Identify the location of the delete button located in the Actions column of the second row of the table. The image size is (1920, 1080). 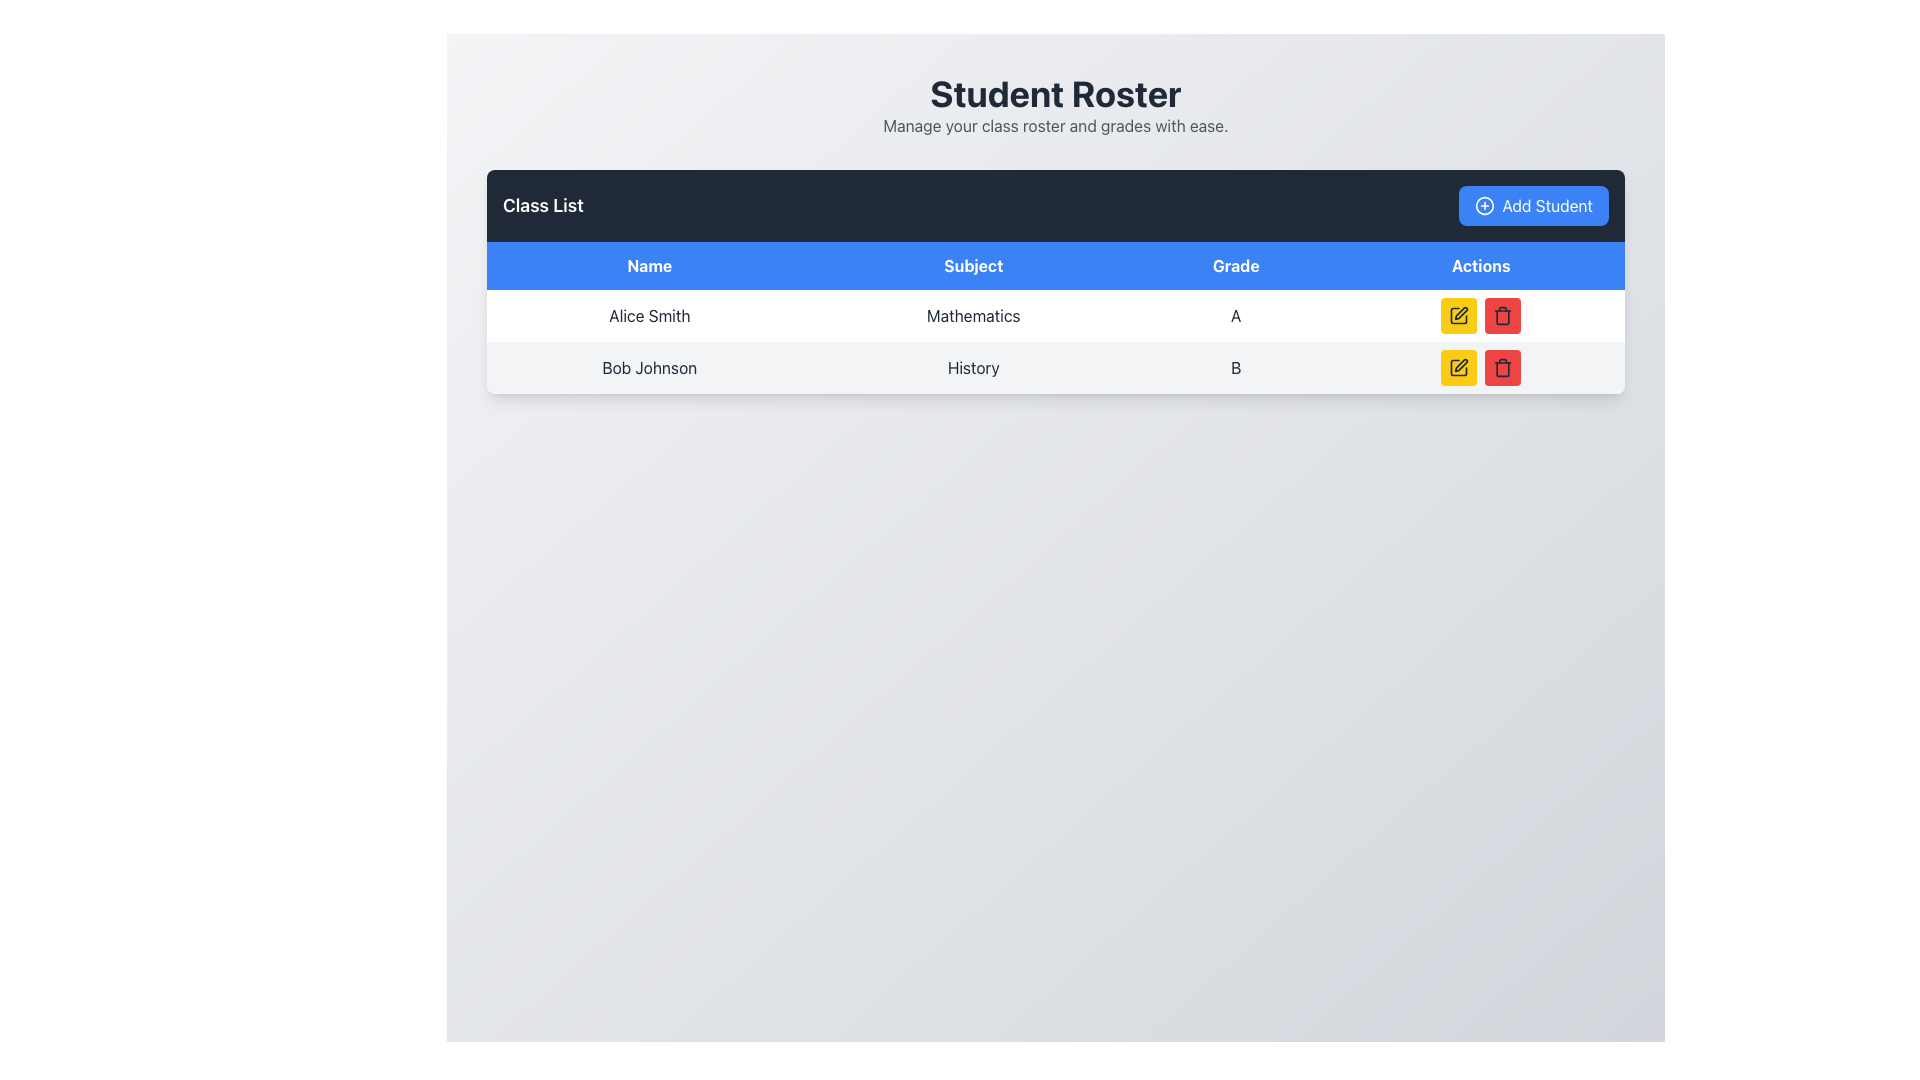
(1503, 367).